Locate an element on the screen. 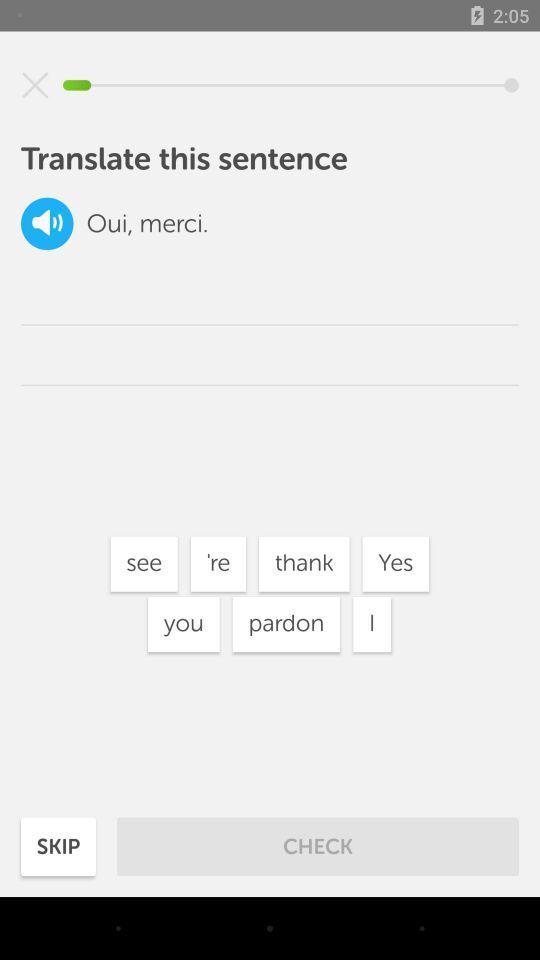 The height and width of the screenshot is (960, 540). item next to 're icon is located at coordinates (143, 564).